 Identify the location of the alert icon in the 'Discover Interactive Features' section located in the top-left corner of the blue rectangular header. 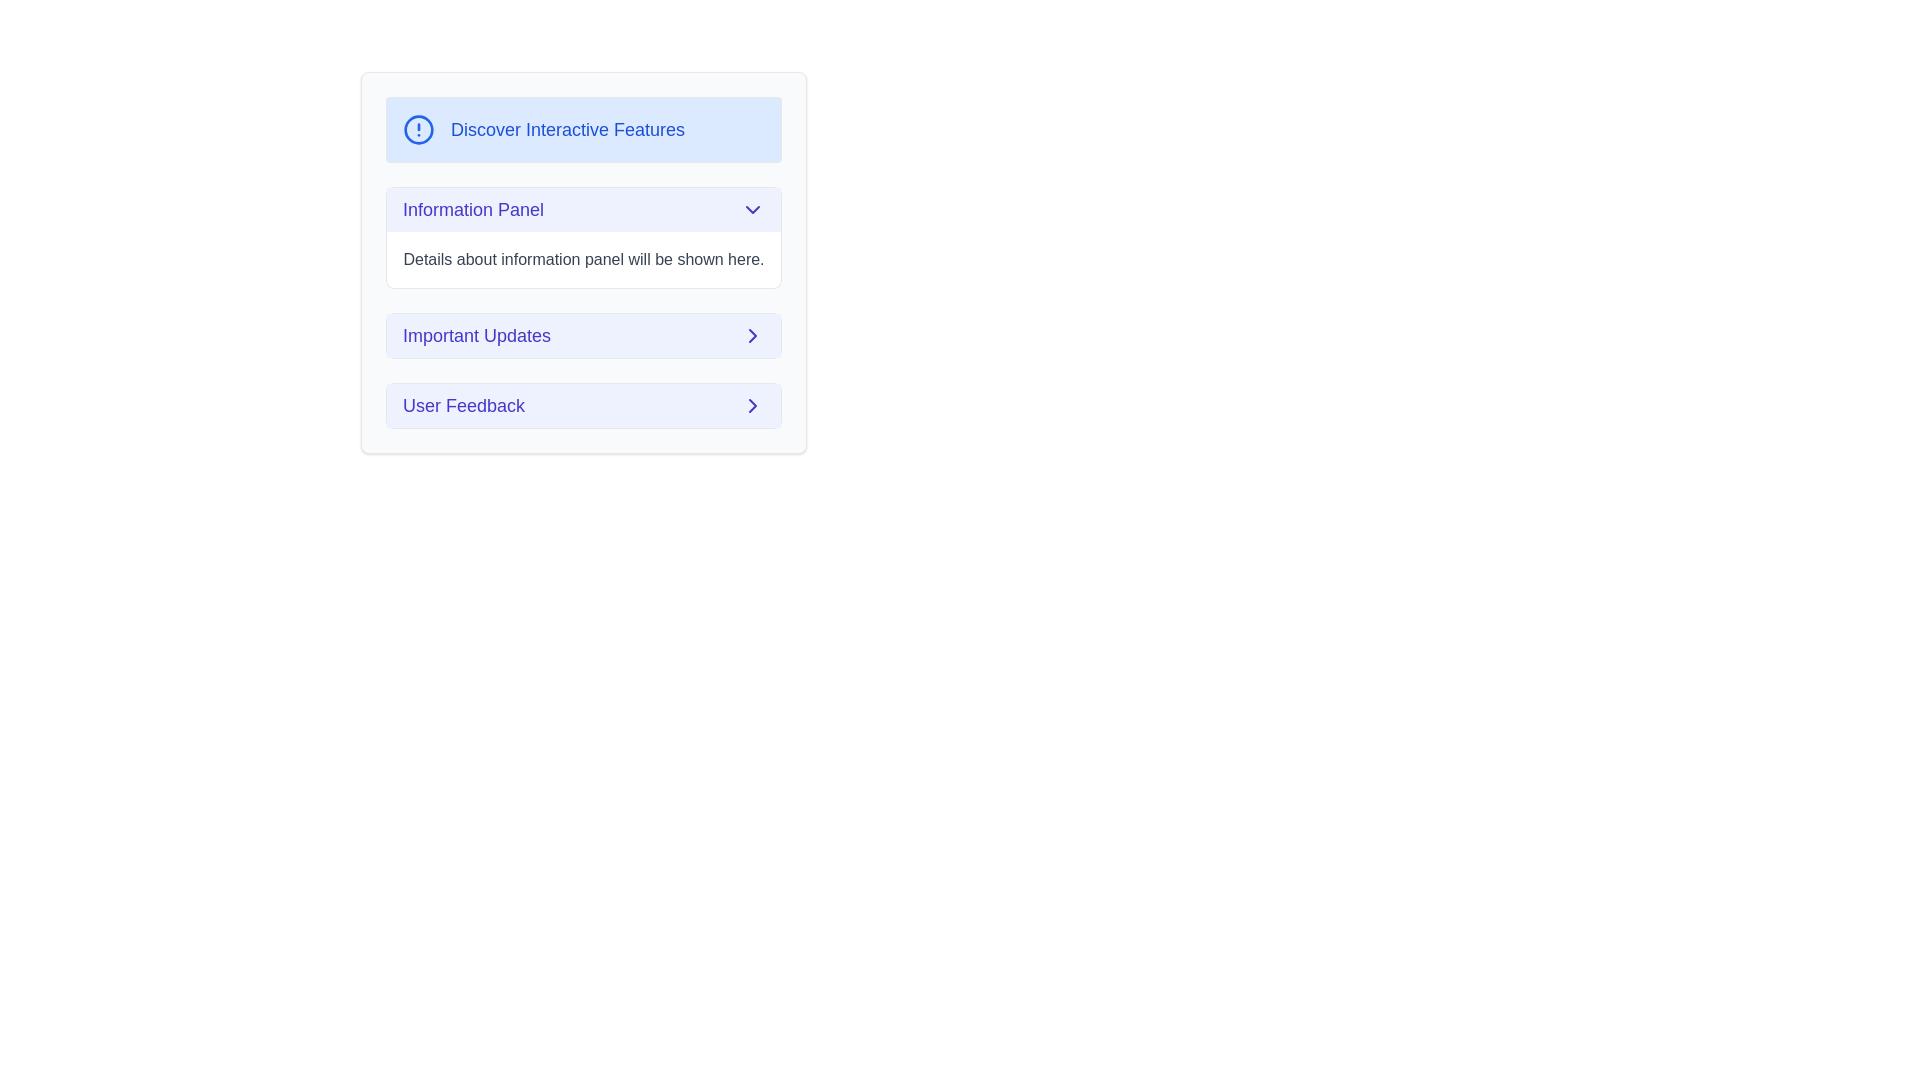
(417, 130).